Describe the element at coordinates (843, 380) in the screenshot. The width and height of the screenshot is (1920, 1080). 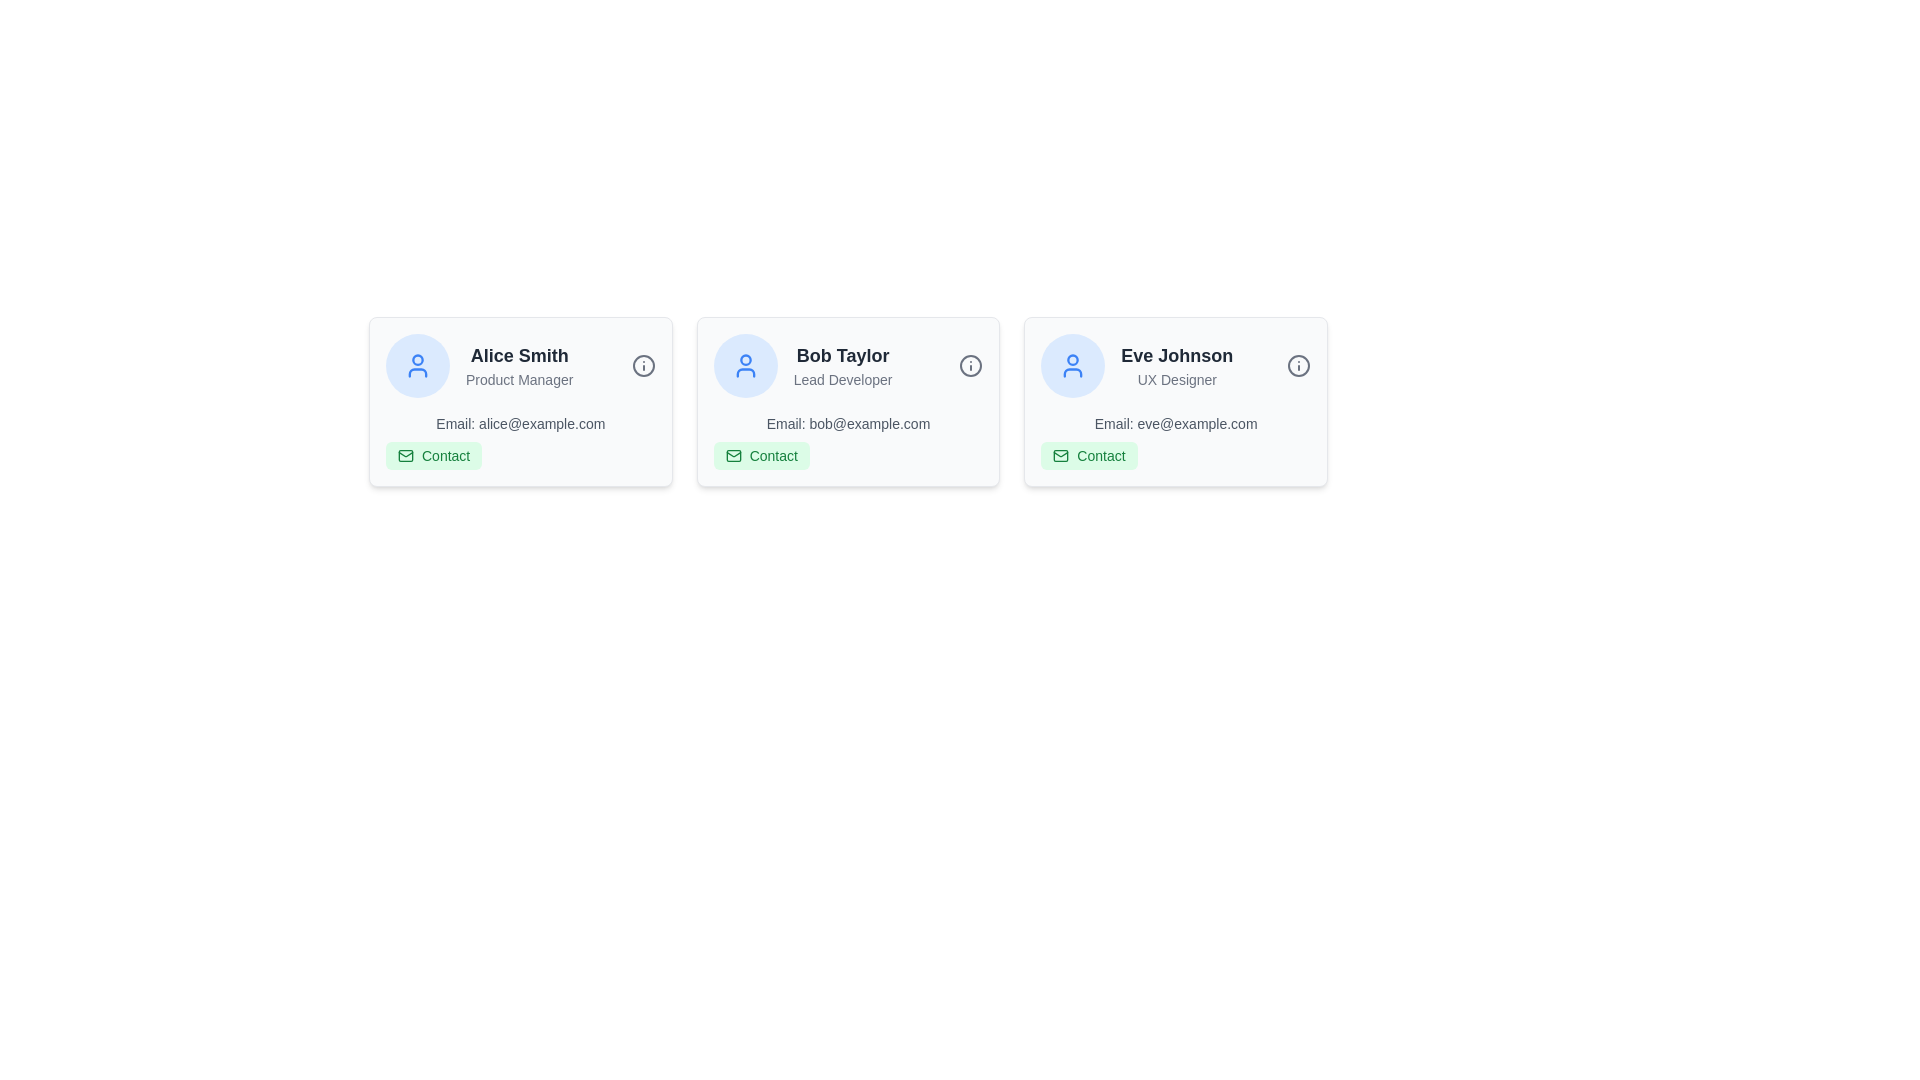
I see `text label indicating the professional title 'Lead Developer' of the individual named 'Bob Taylor', located below the name in the second card of a horizontal sequence of three cards` at that location.